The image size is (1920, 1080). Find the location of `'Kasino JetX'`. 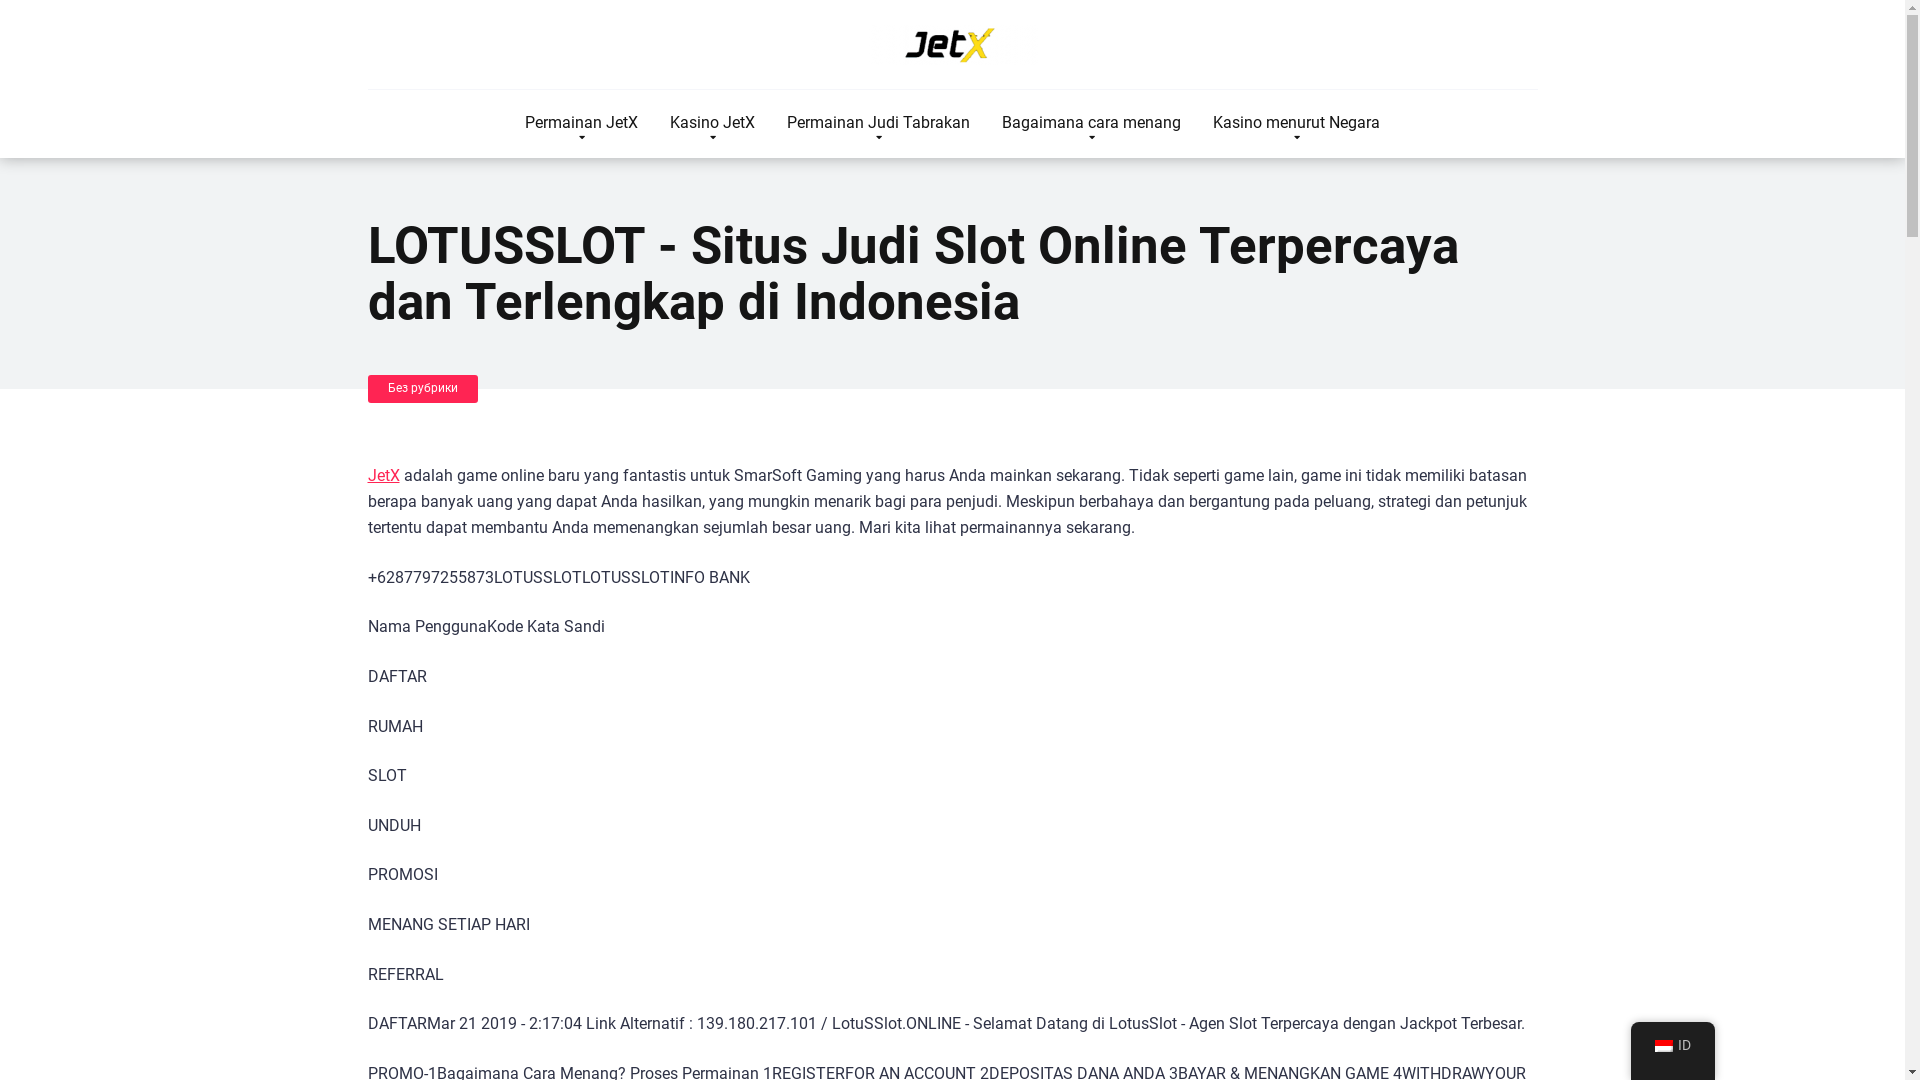

'Kasino JetX' is located at coordinates (712, 123).